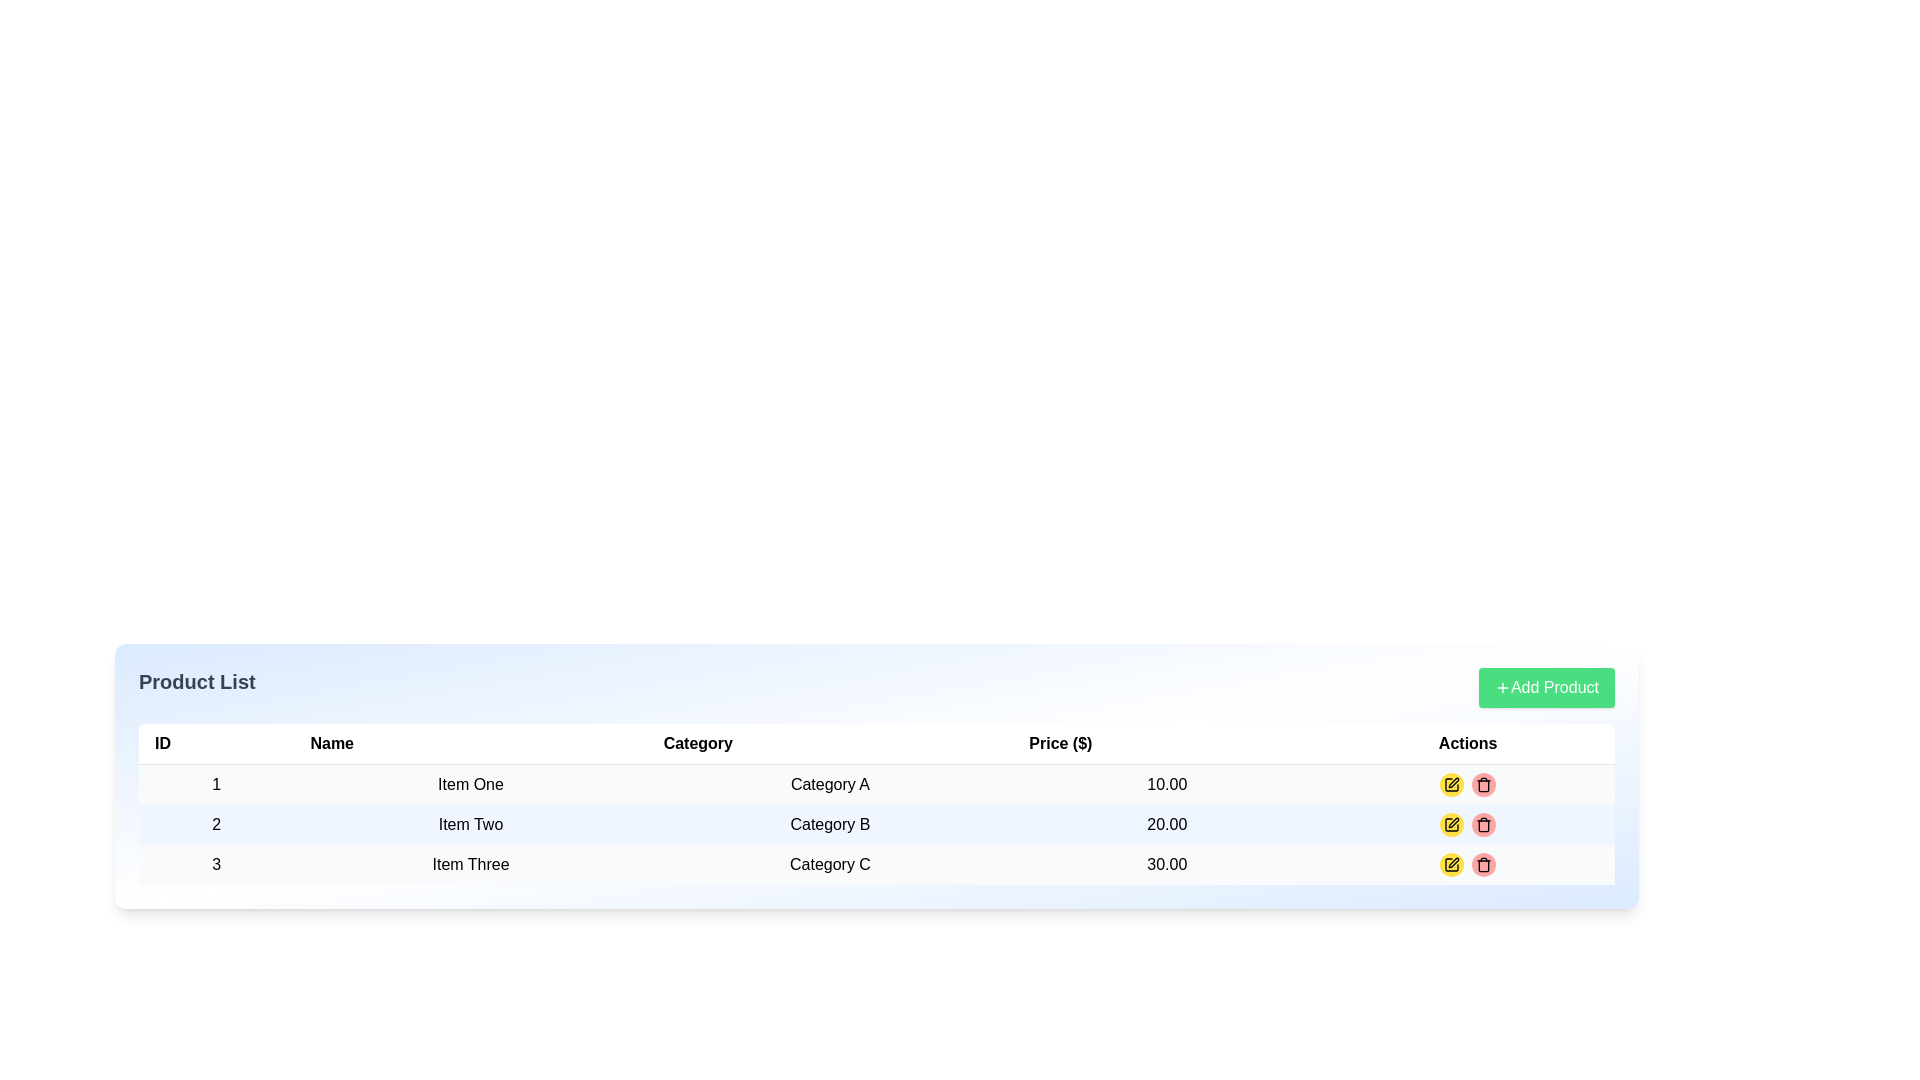  Describe the element at coordinates (469, 825) in the screenshot. I see `the Text label in the second row that displays the name of the item, located directly under 'Name' in the header` at that location.